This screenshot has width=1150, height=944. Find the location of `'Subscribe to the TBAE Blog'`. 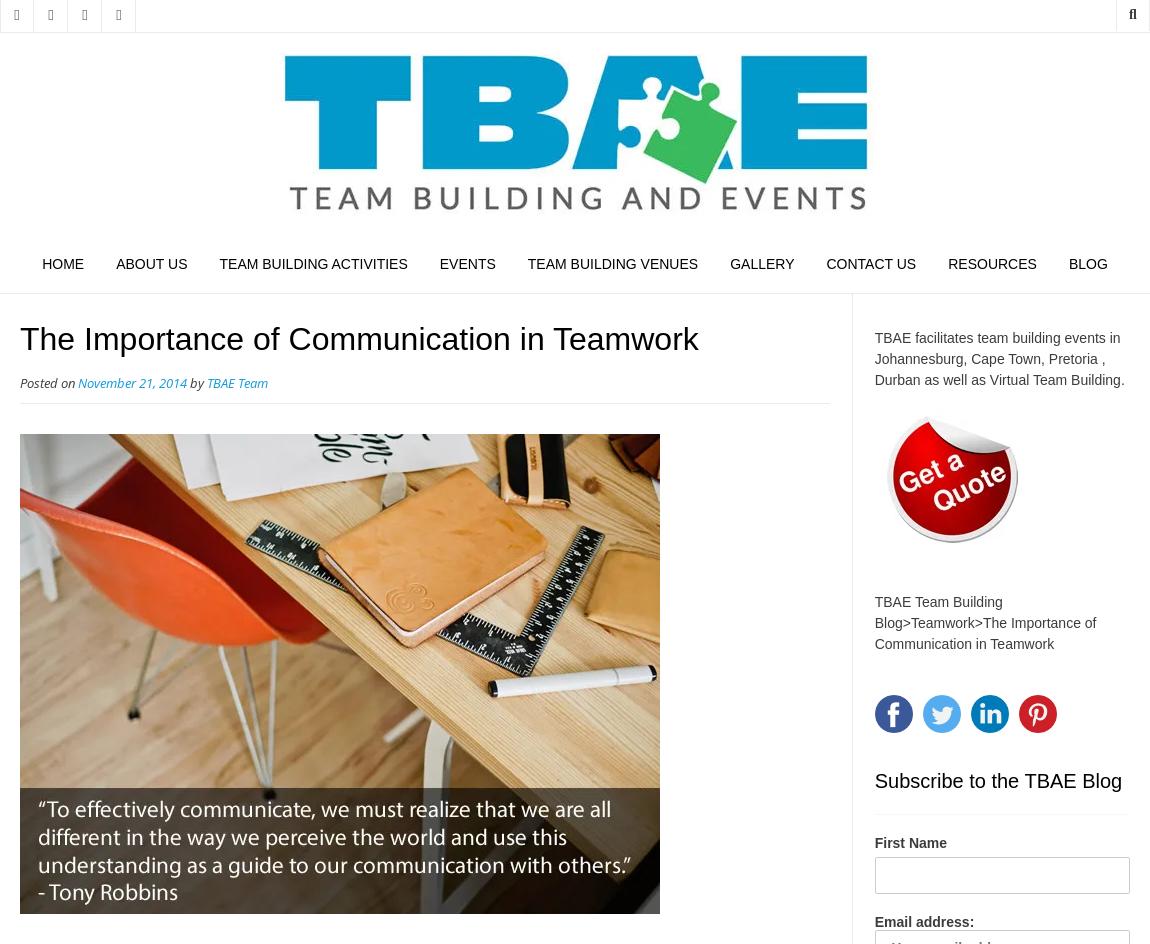

'Subscribe to the TBAE Blog' is located at coordinates (997, 779).